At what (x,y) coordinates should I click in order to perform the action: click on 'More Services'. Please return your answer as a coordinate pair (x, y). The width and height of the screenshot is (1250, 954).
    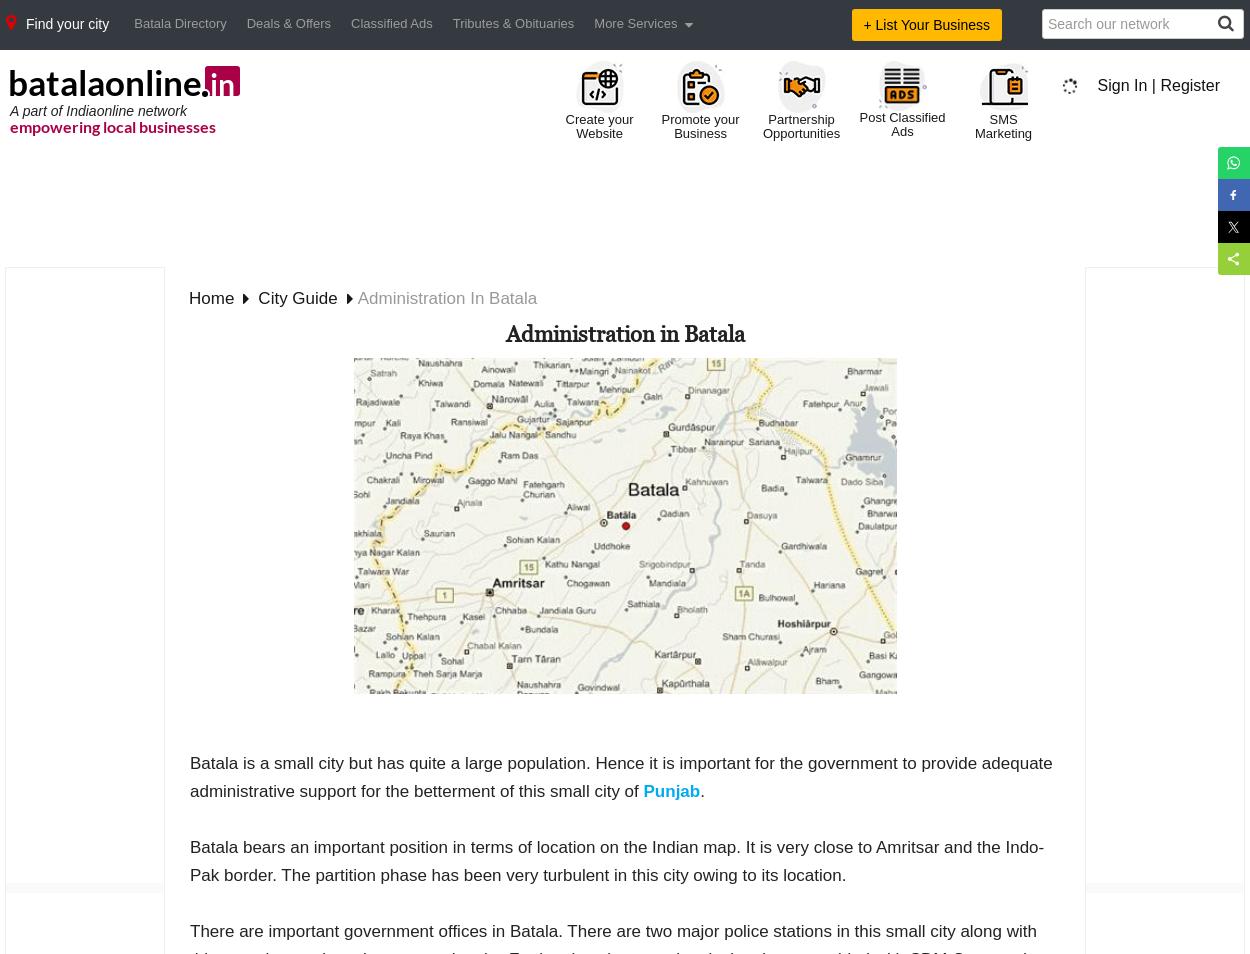
    Looking at the image, I should click on (635, 22).